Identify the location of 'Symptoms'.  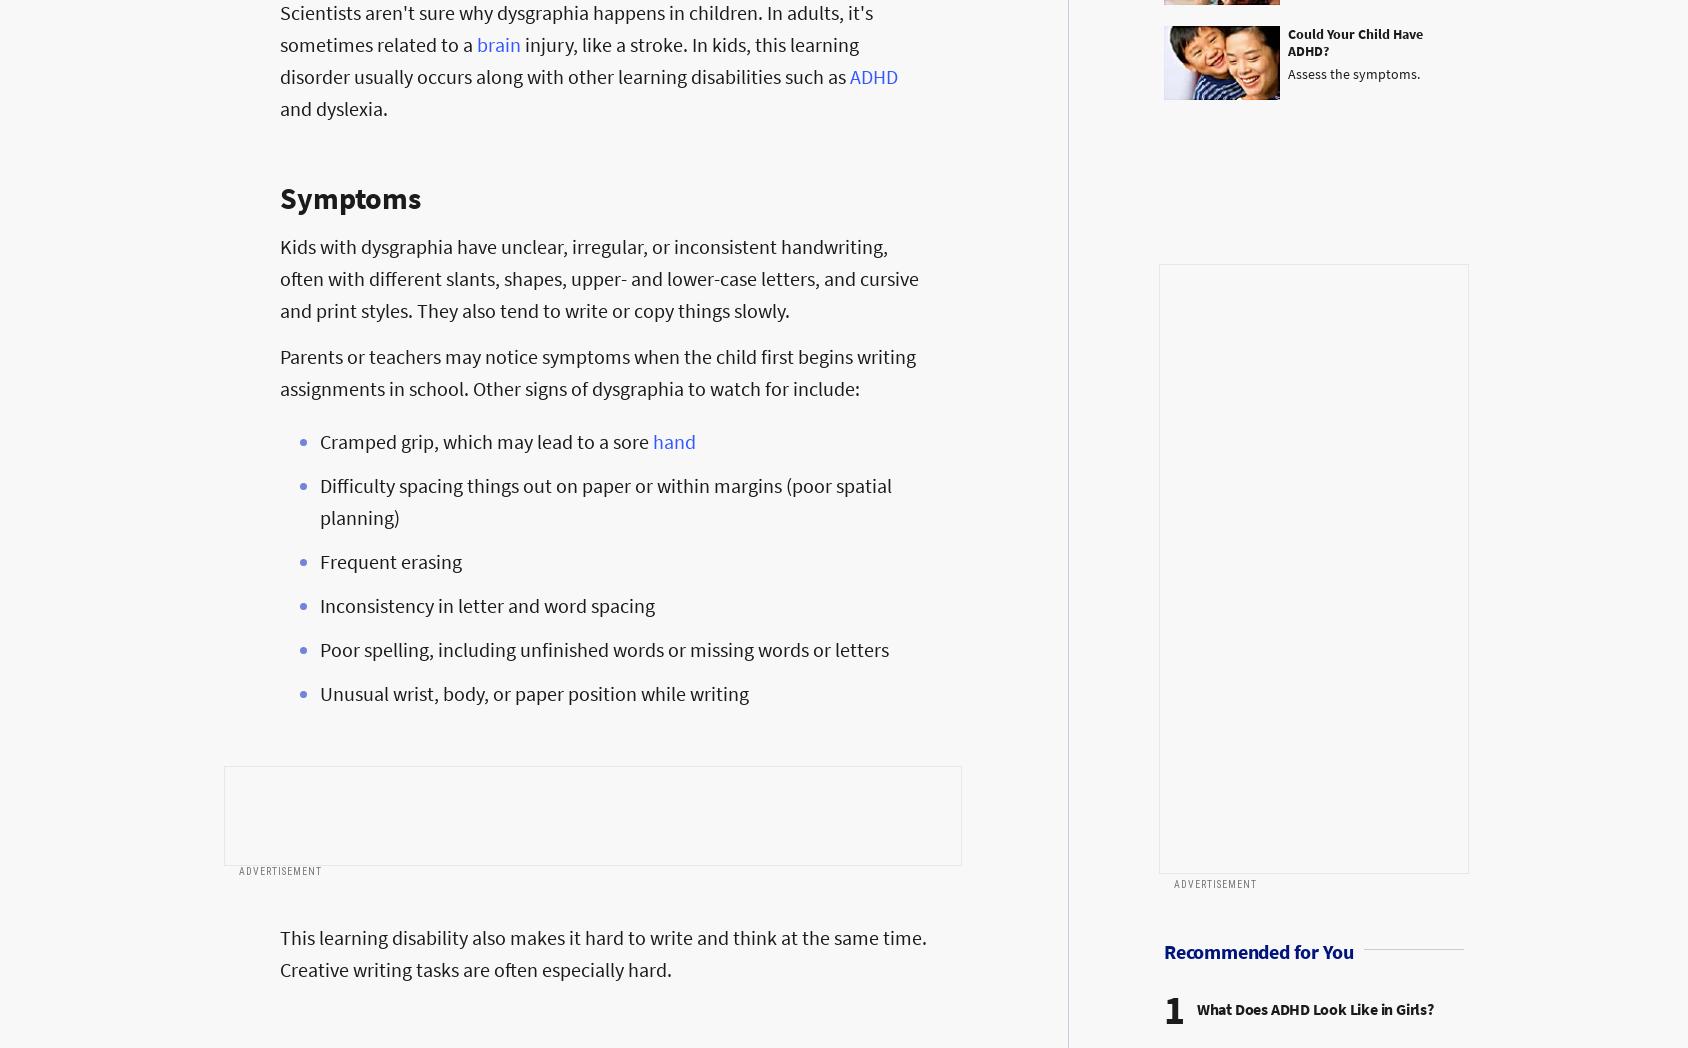
(350, 196).